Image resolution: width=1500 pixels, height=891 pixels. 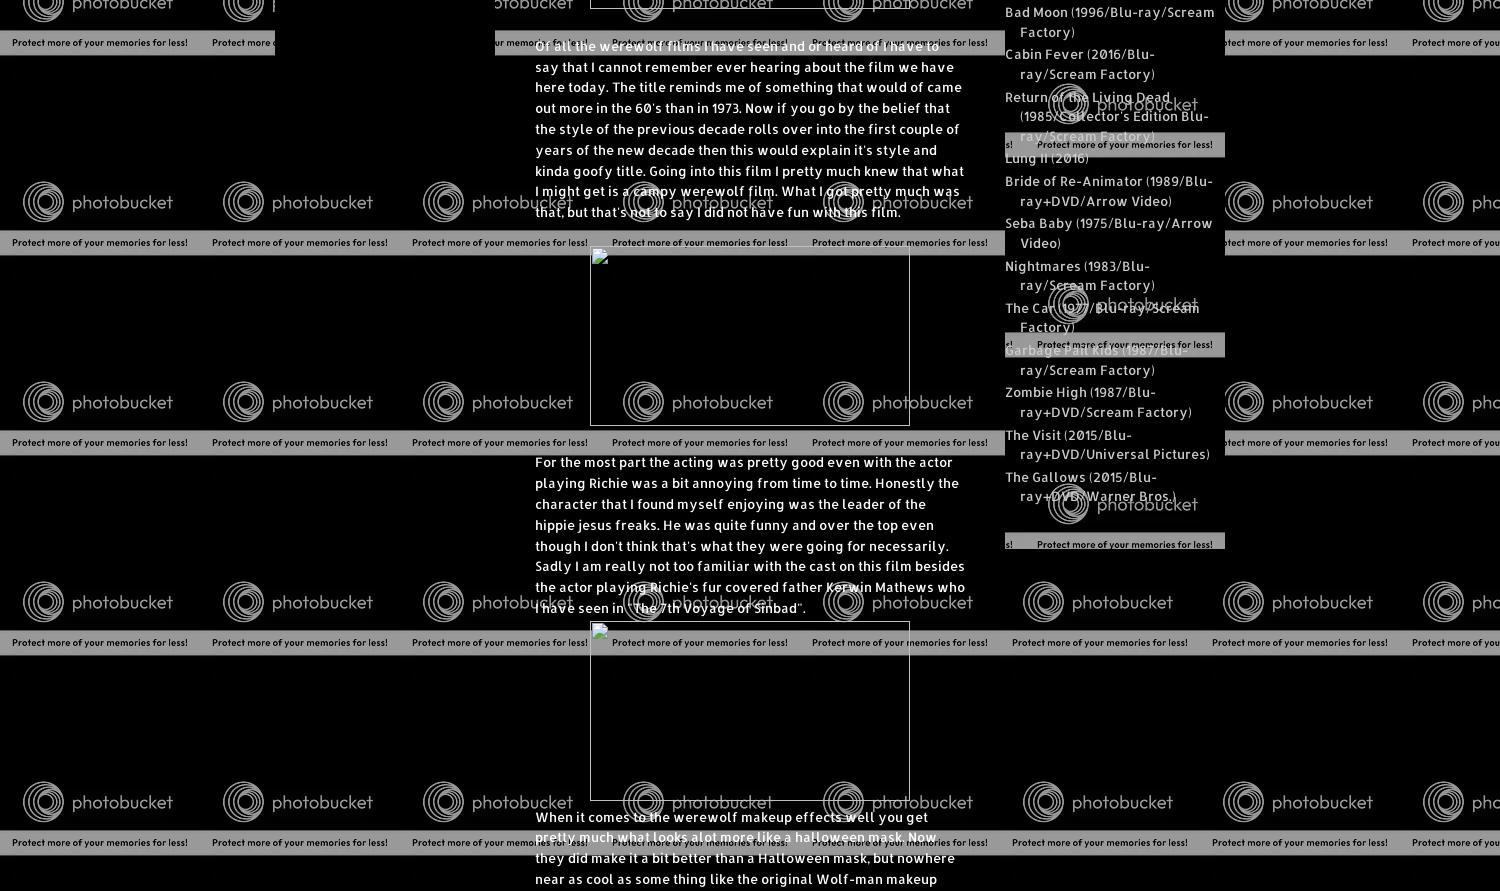 What do you see at coordinates (748, 127) in the screenshot?
I see `'Of all the werewolf films I have seen and or heard of I have to say that I cannot remember ever hearing about the film we have here today. The title reminds me of something that would of came out more in the 60's than in 1973. Now if you go by the belief that the style of the previous decade rolls over into the first couple of years of the new decade then this would explain it's style and kinda goofy title. Going into this film I pretty much knew that what I might get is a campy werewolf film. What I got pretty much was that, but that's not to say I did not have fun with this film.'` at bounding box center [748, 127].